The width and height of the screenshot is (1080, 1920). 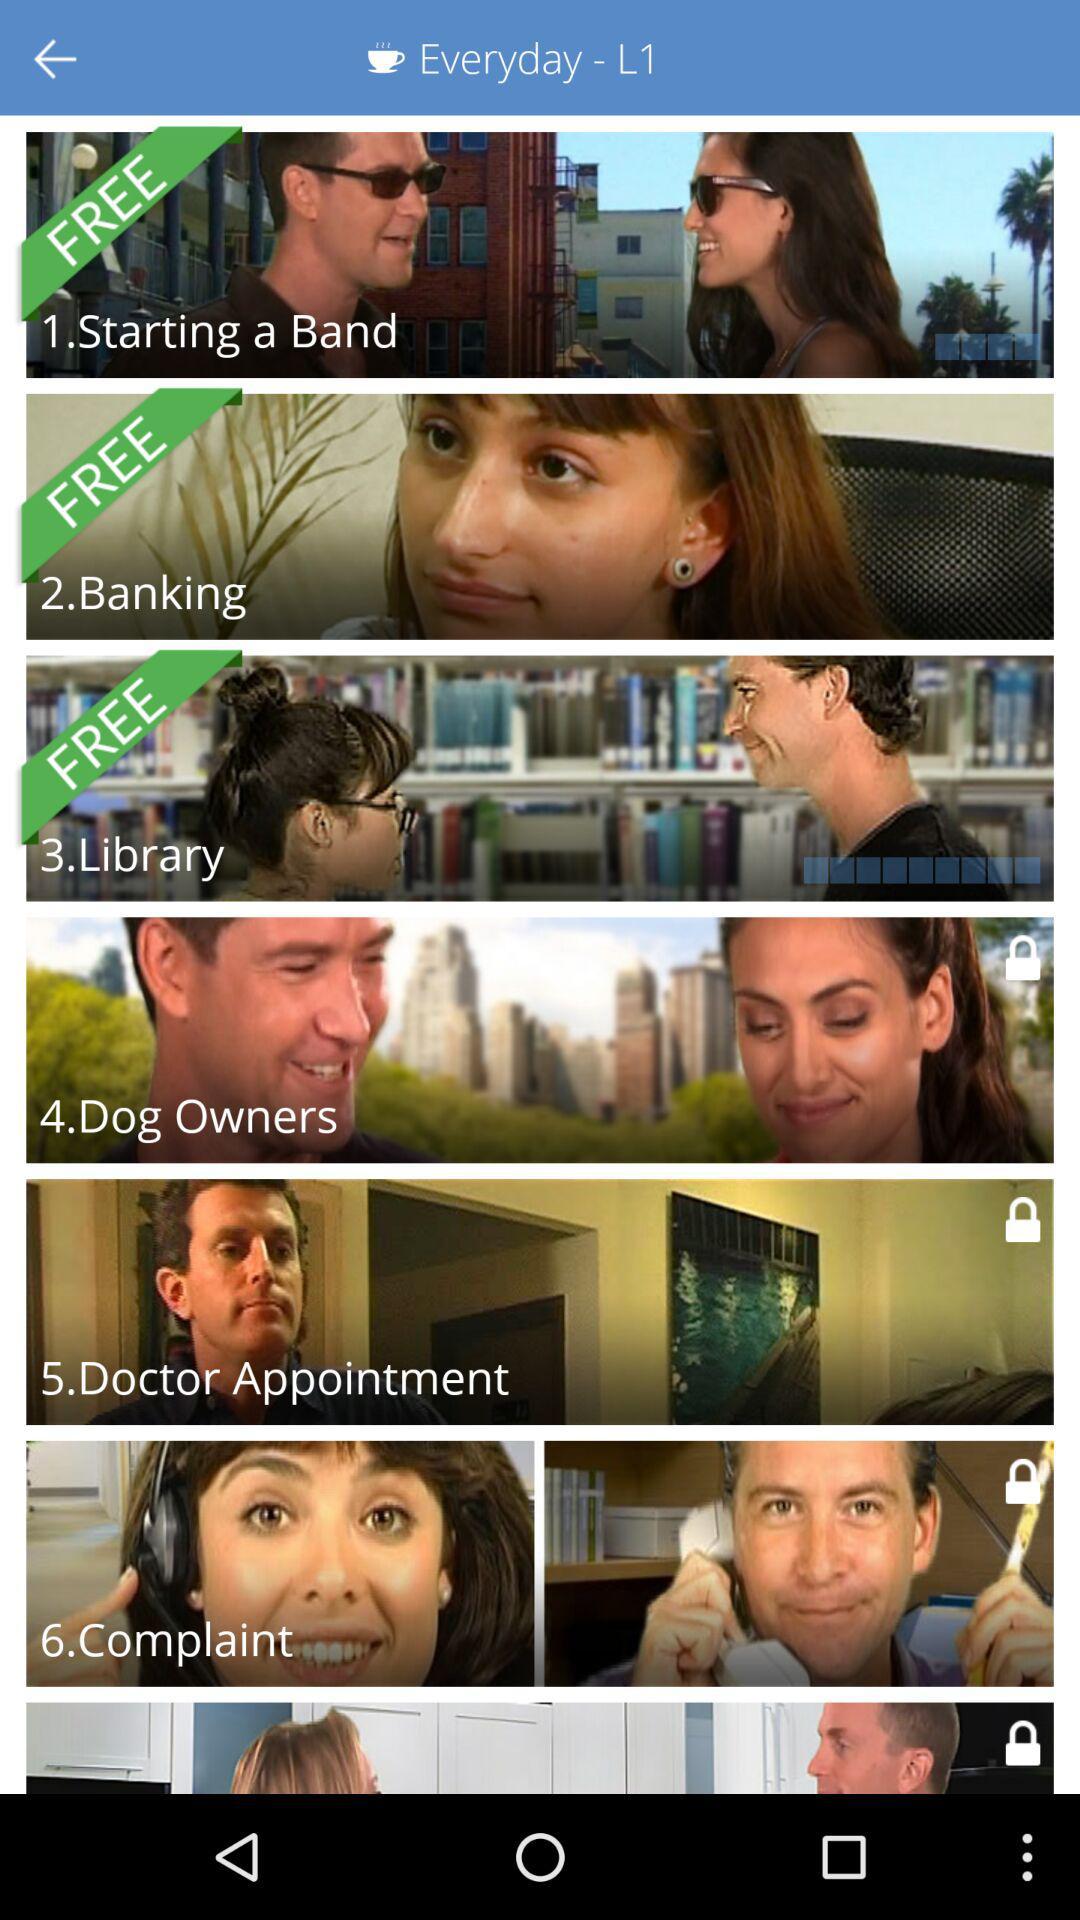 What do you see at coordinates (540, 517) in the screenshot?
I see `the second frame from top` at bounding box center [540, 517].